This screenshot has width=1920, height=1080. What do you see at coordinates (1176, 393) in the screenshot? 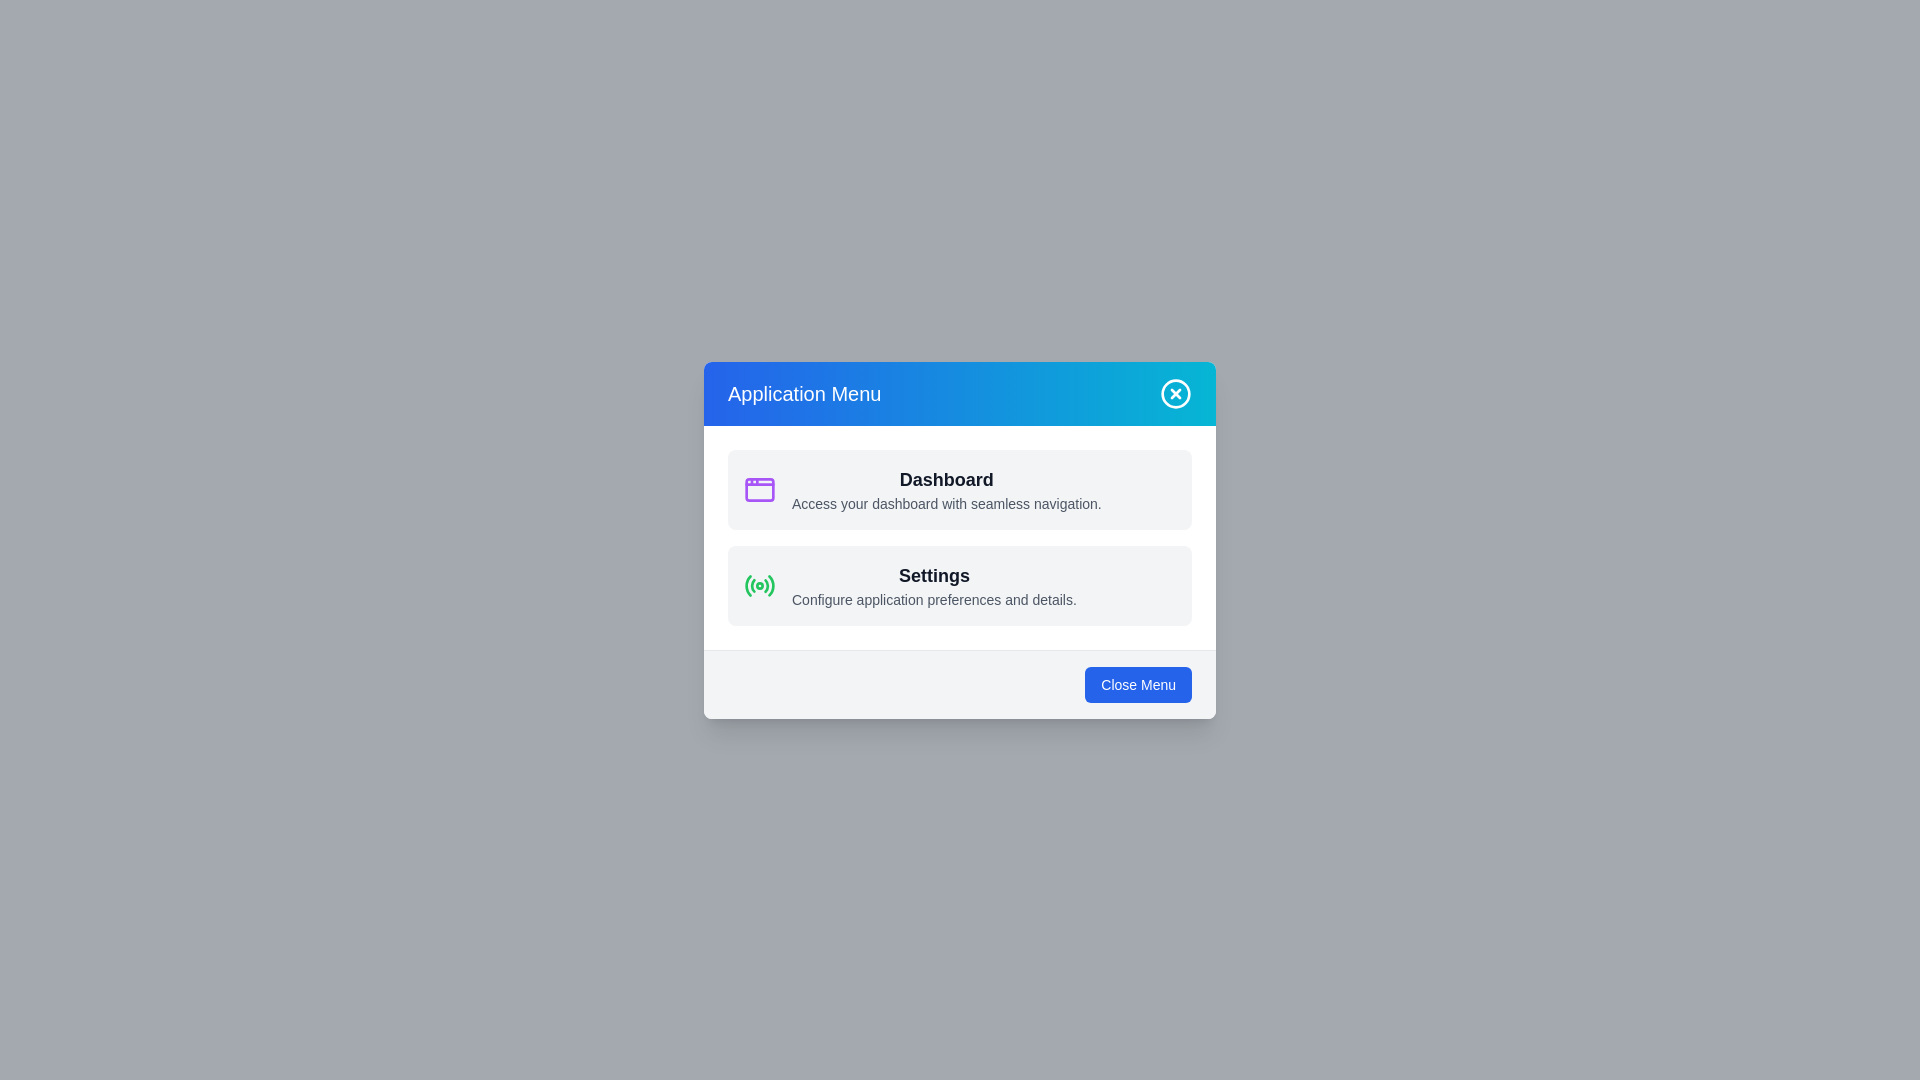
I see `the 'X' button in the header to close the menu` at bounding box center [1176, 393].